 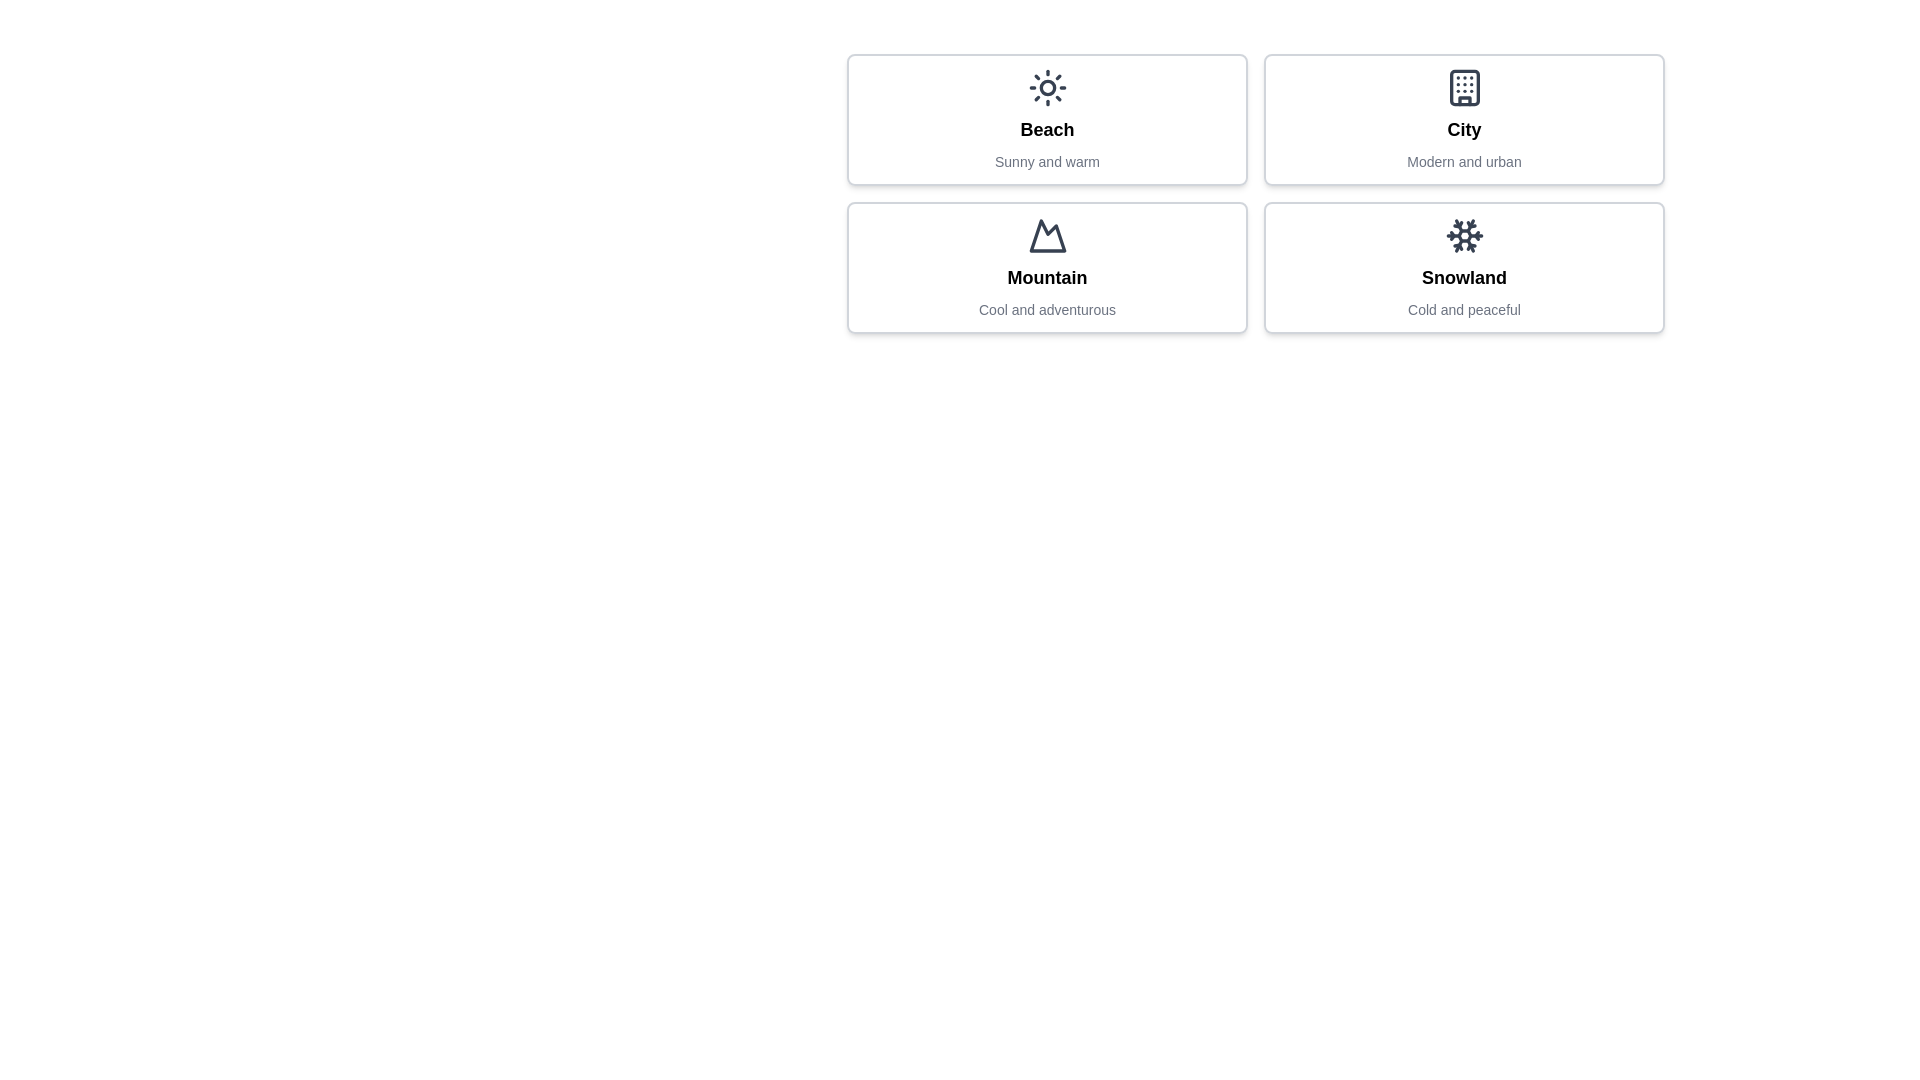 I want to click on appearance of the 'Mountain' icon located at the top center of the 'Mountain' card, which features a subtitle 'Cool and adventurous', so click(x=1046, y=234).